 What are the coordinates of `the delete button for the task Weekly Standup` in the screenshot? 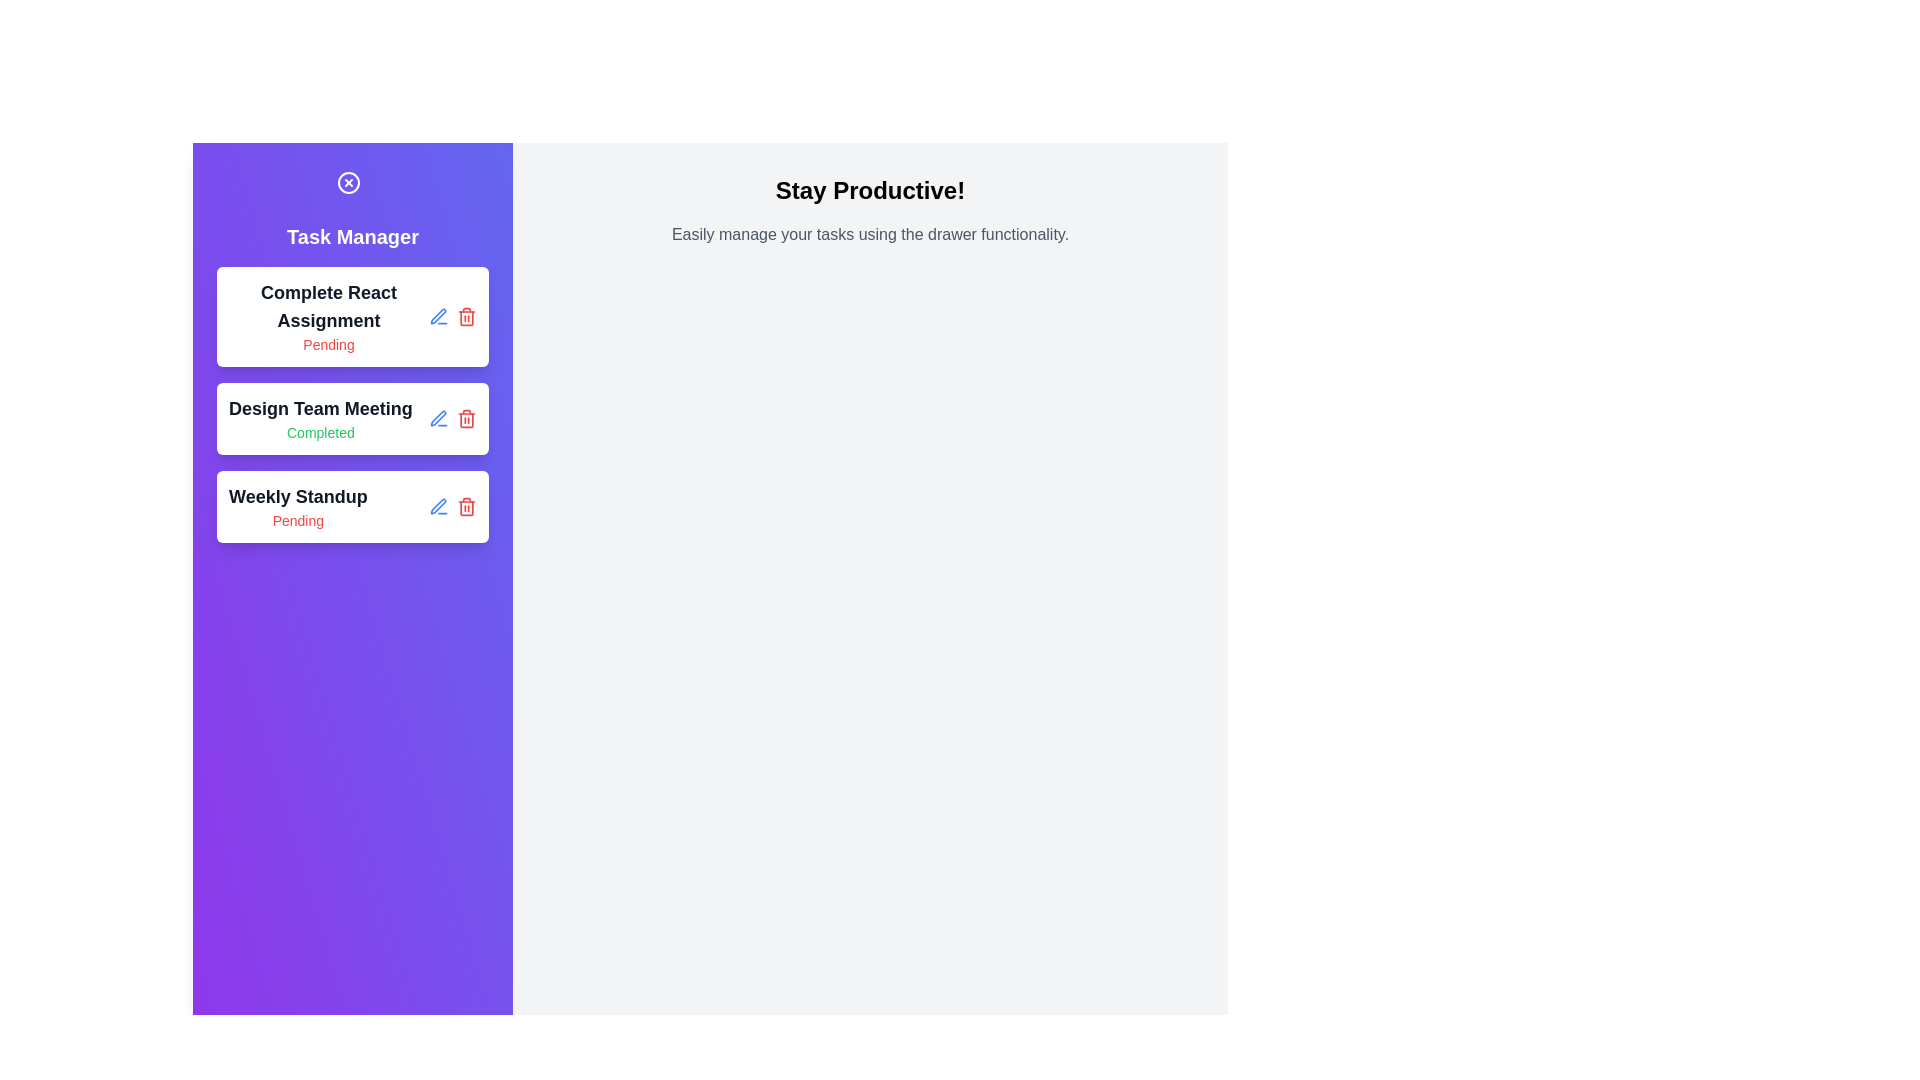 It's located at (465, 505).